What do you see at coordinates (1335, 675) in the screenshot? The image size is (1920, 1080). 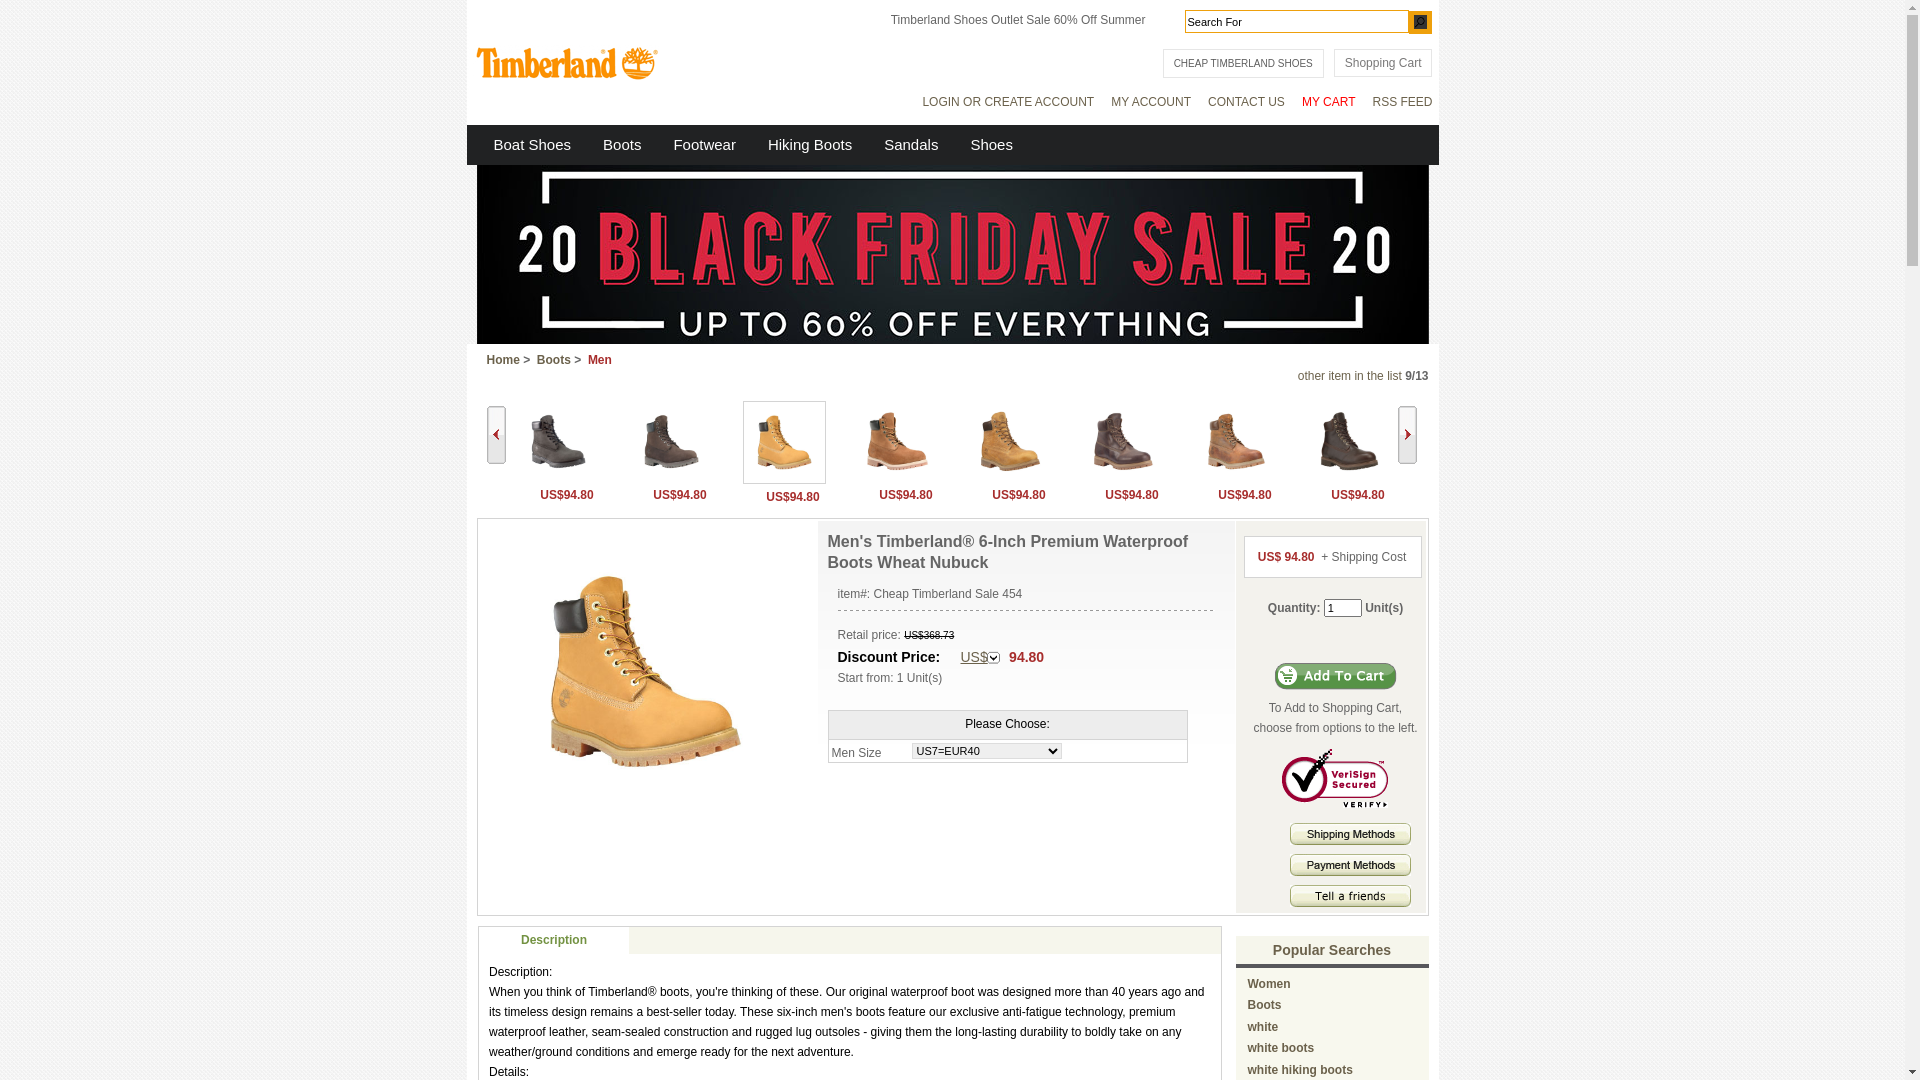 I see `'Add to Cart'` at bounding box center [1335, 675].